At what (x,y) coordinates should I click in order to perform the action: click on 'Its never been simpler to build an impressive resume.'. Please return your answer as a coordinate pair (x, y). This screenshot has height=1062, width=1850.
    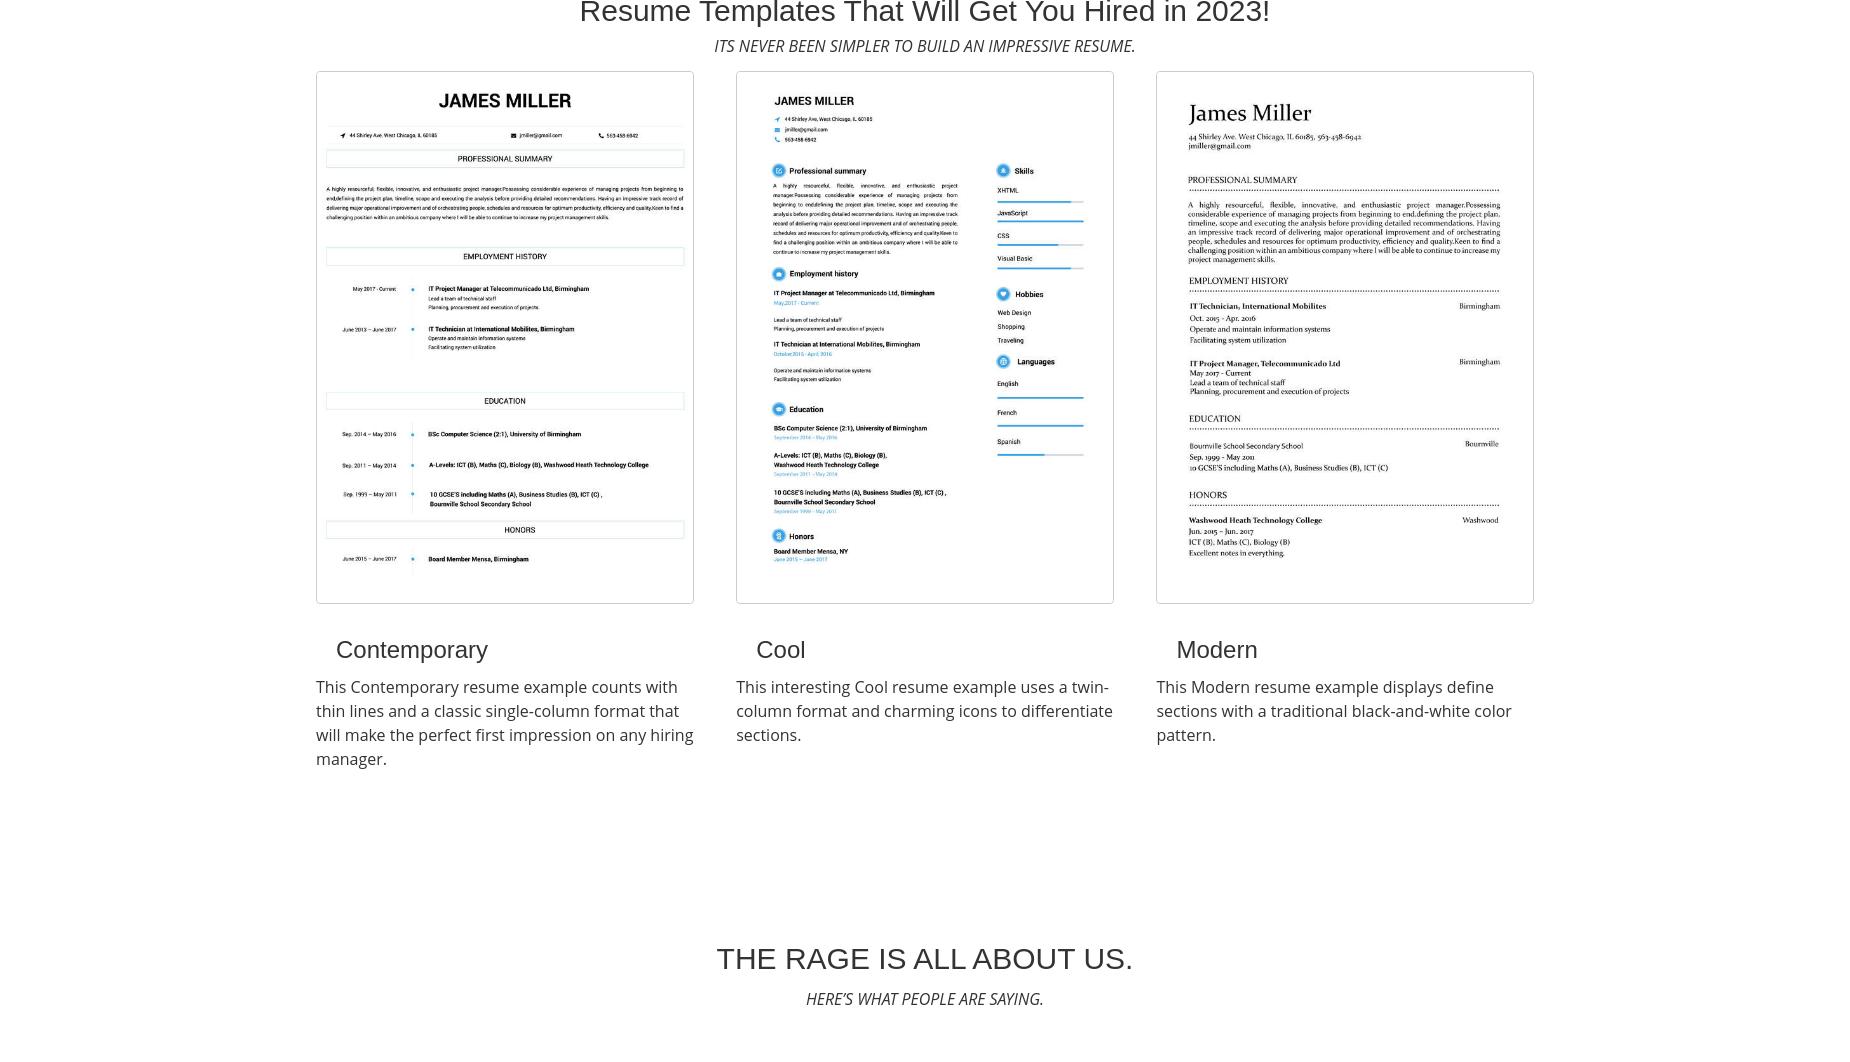
    Looking at the image, I should click on (924, 45).